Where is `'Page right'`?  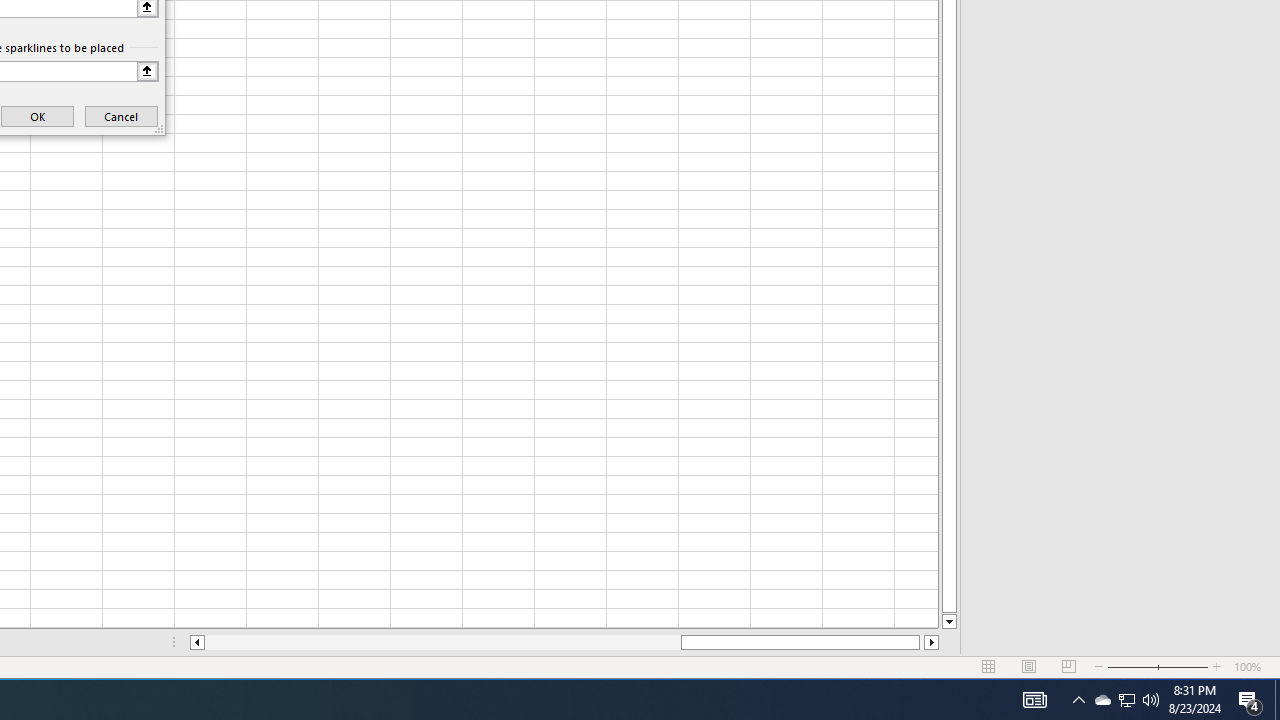
'Page right' is located at coordinates (921, 642).